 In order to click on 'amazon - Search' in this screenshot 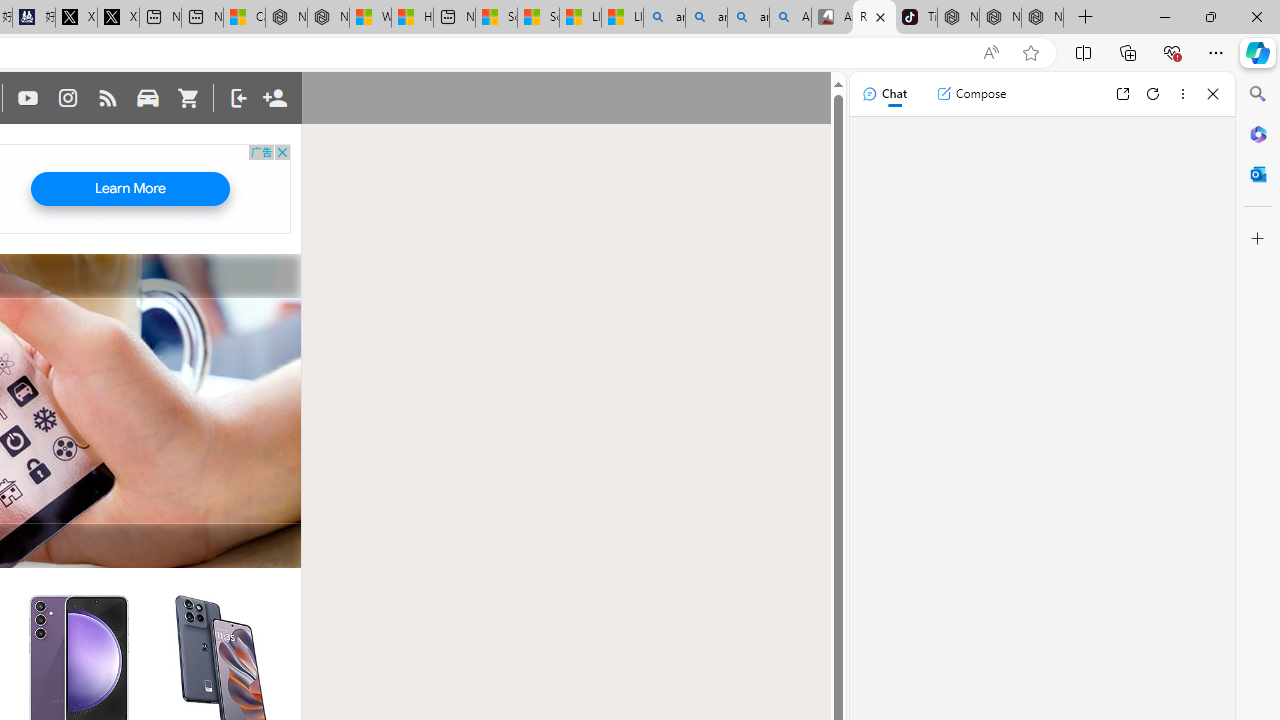, I will do `click(706, 17)`.